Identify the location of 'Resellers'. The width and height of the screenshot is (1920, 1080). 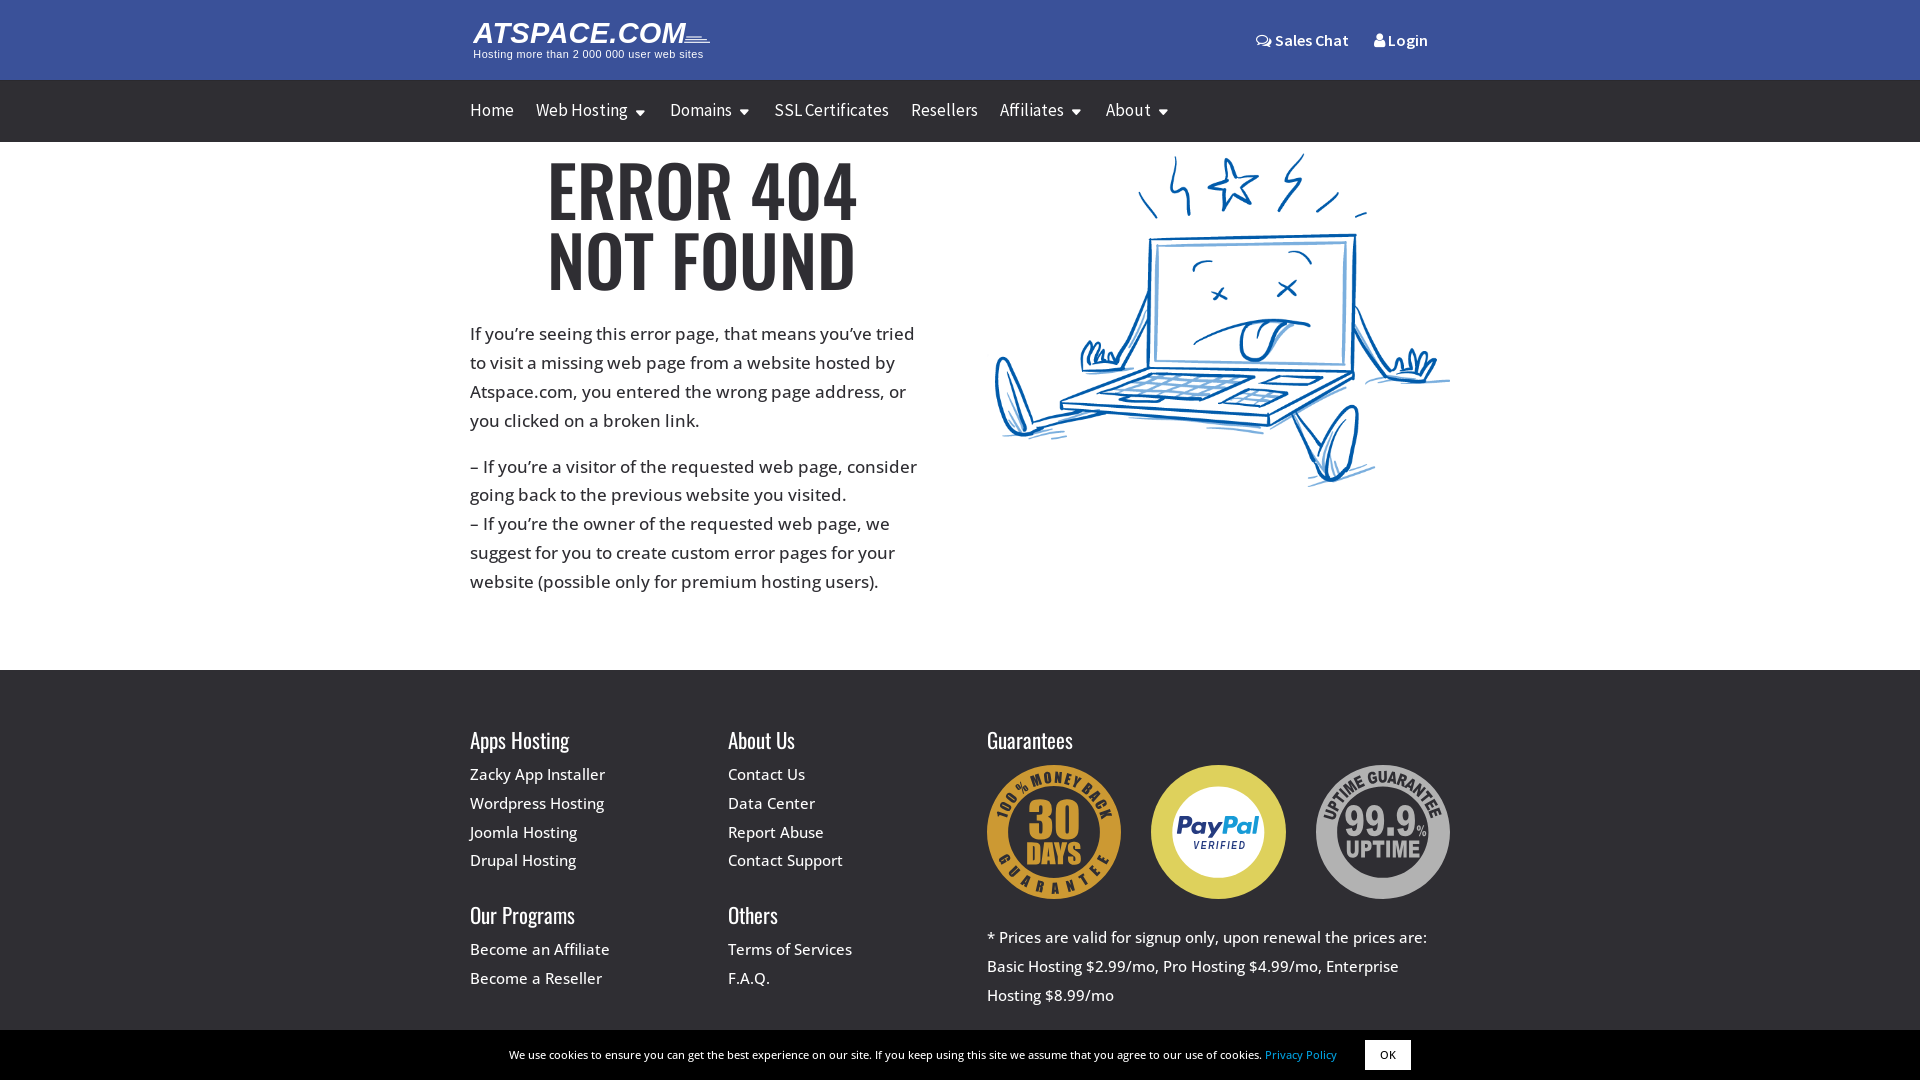
(910, 122).